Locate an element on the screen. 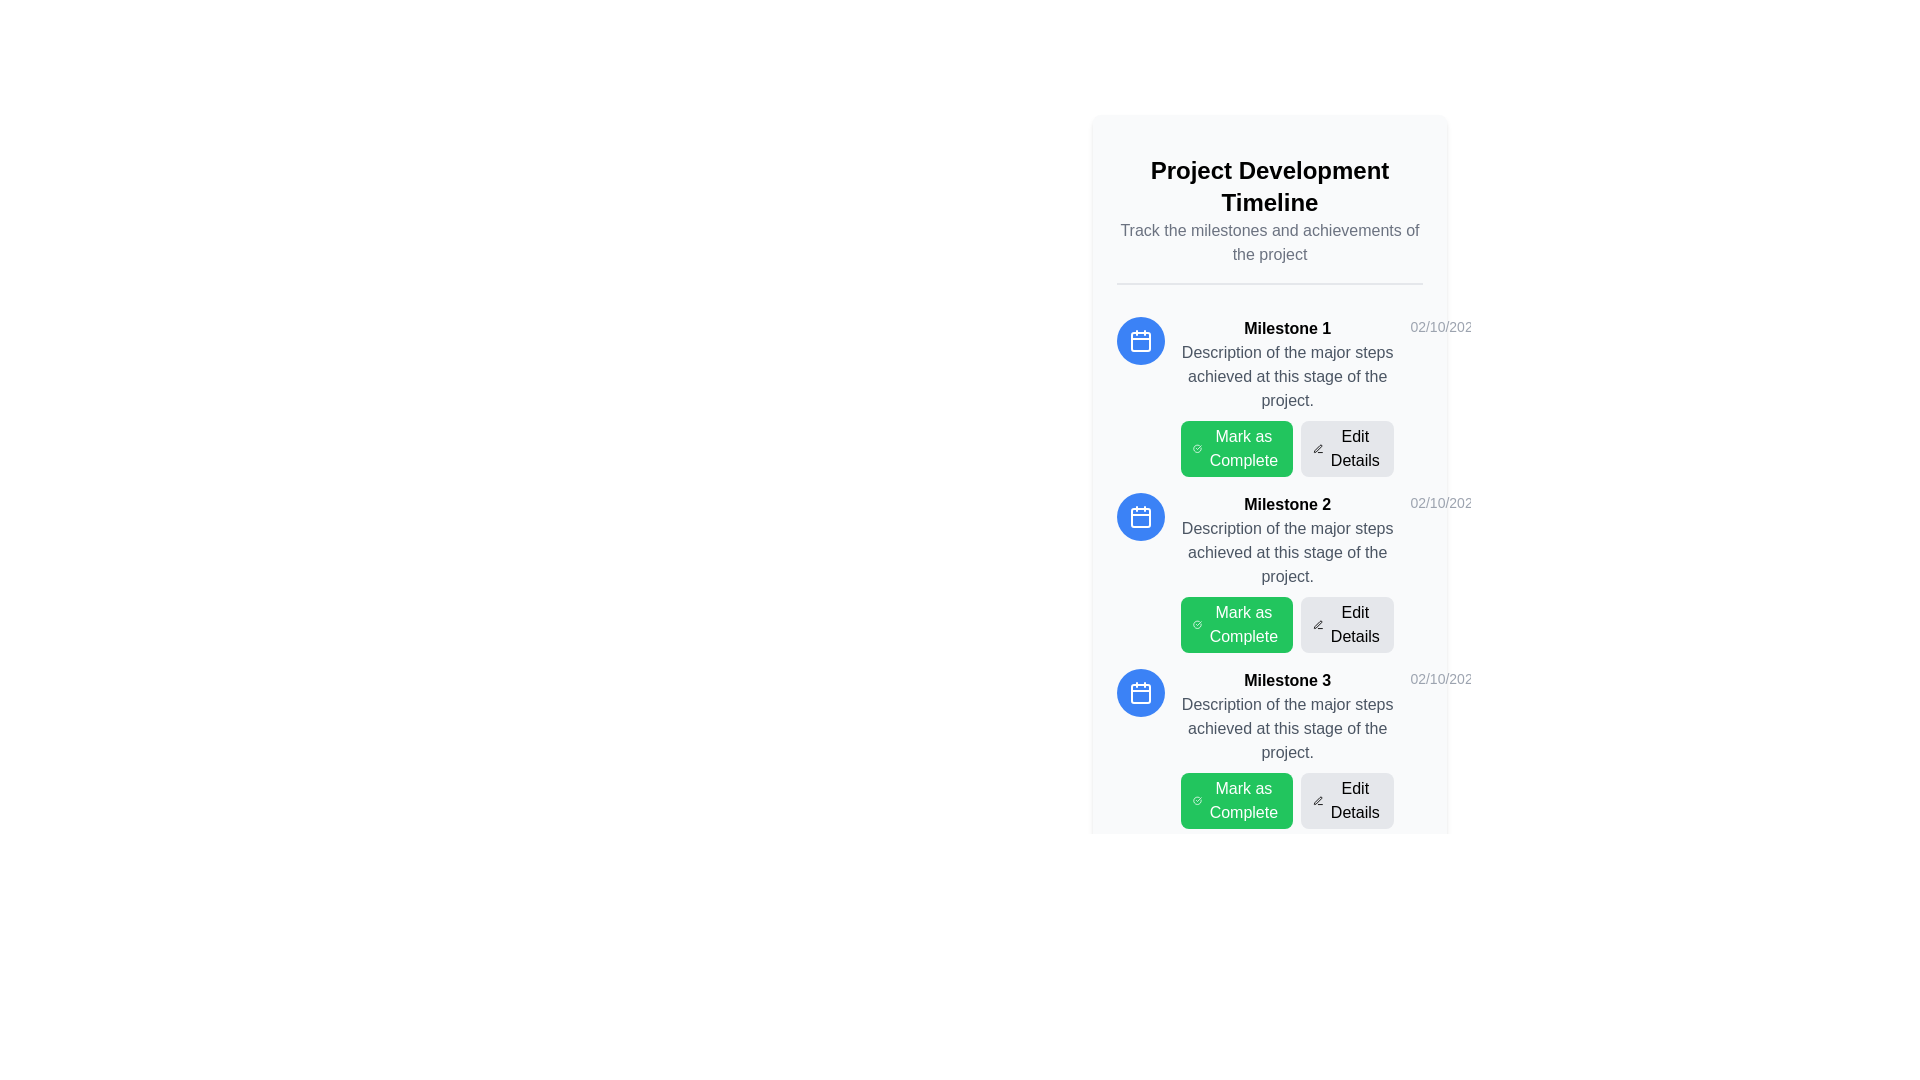 The height and width of the screenshot is (1080, 1920). the text block that provides a descriptive overview of the progress or accomplishments related to 'Milestone 1', positioned below the 'Milestone 1' title and above the action buttons is located at coordinates (1287, 377).